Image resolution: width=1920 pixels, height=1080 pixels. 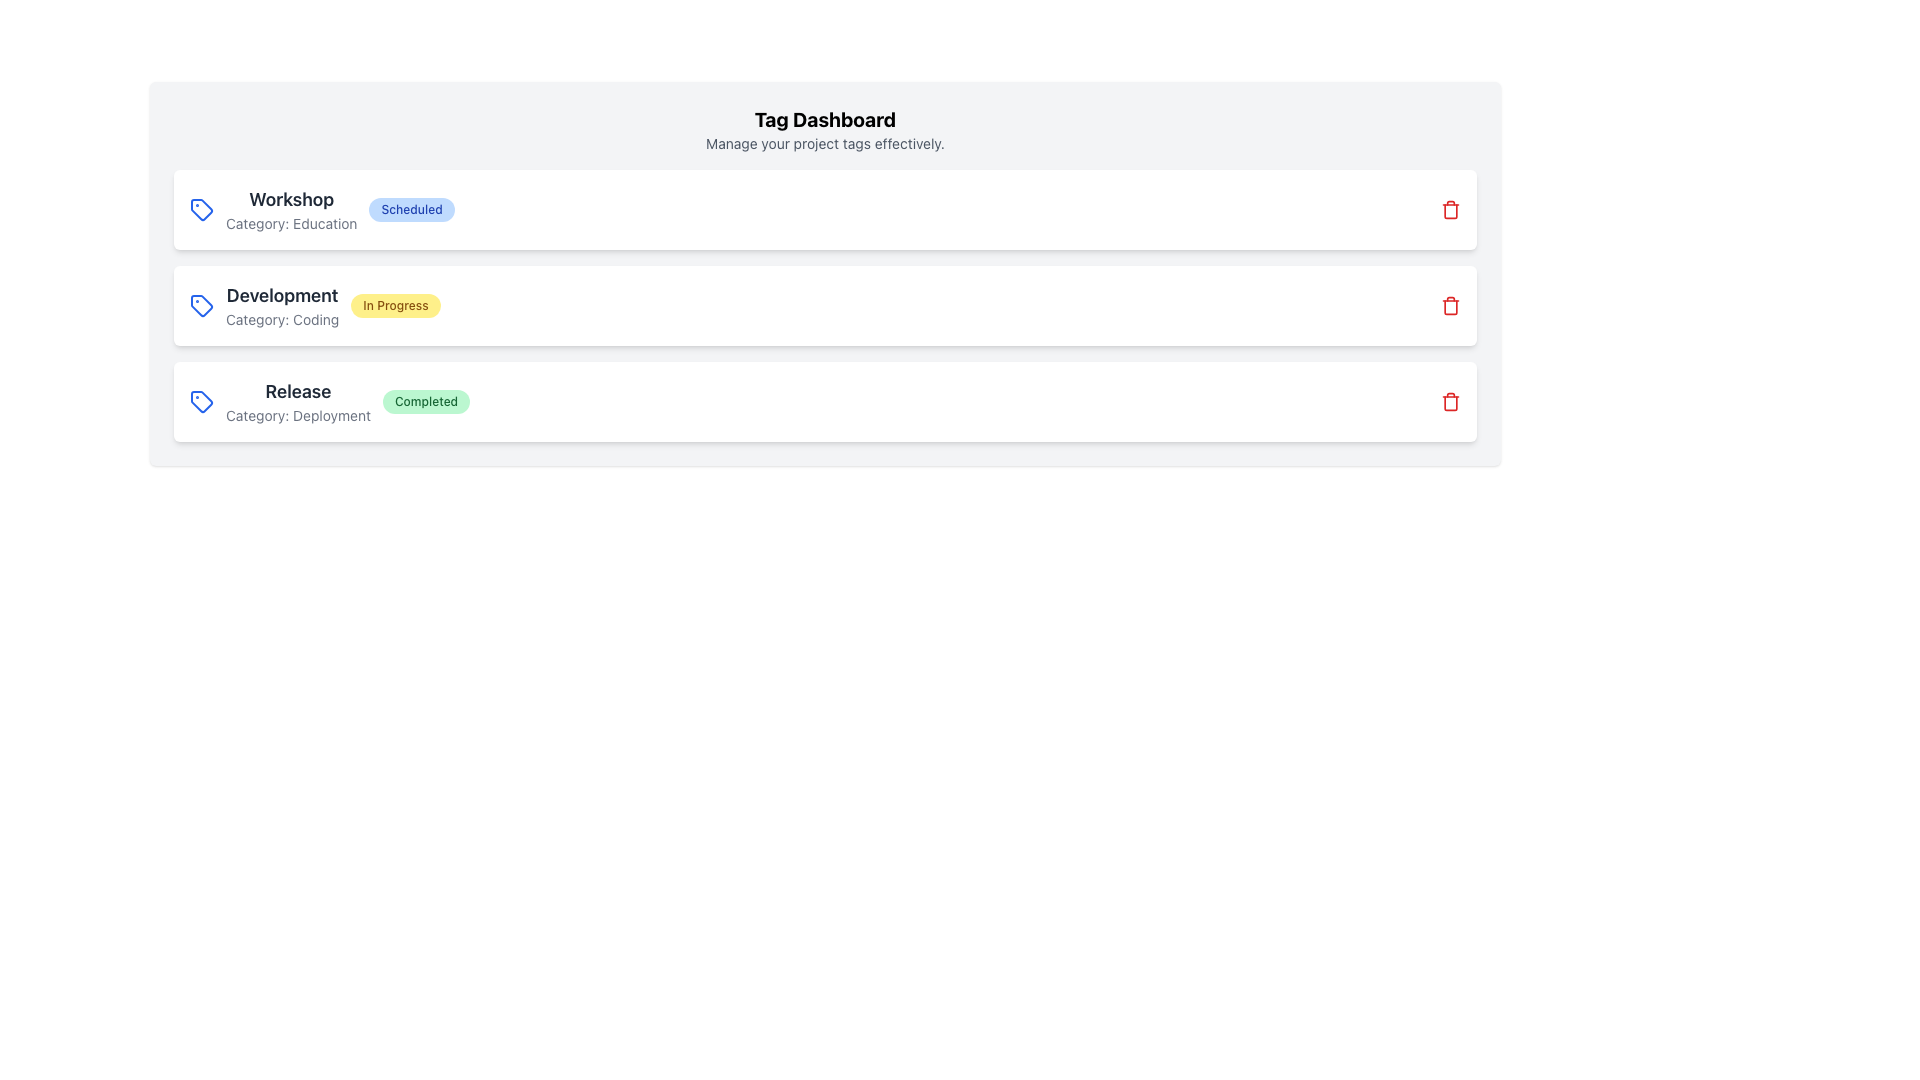 I want to click on the red trashcan icon button located at the far right side of the 'Release Category: Deployment Completed' card, so click(x=1450, y=401).